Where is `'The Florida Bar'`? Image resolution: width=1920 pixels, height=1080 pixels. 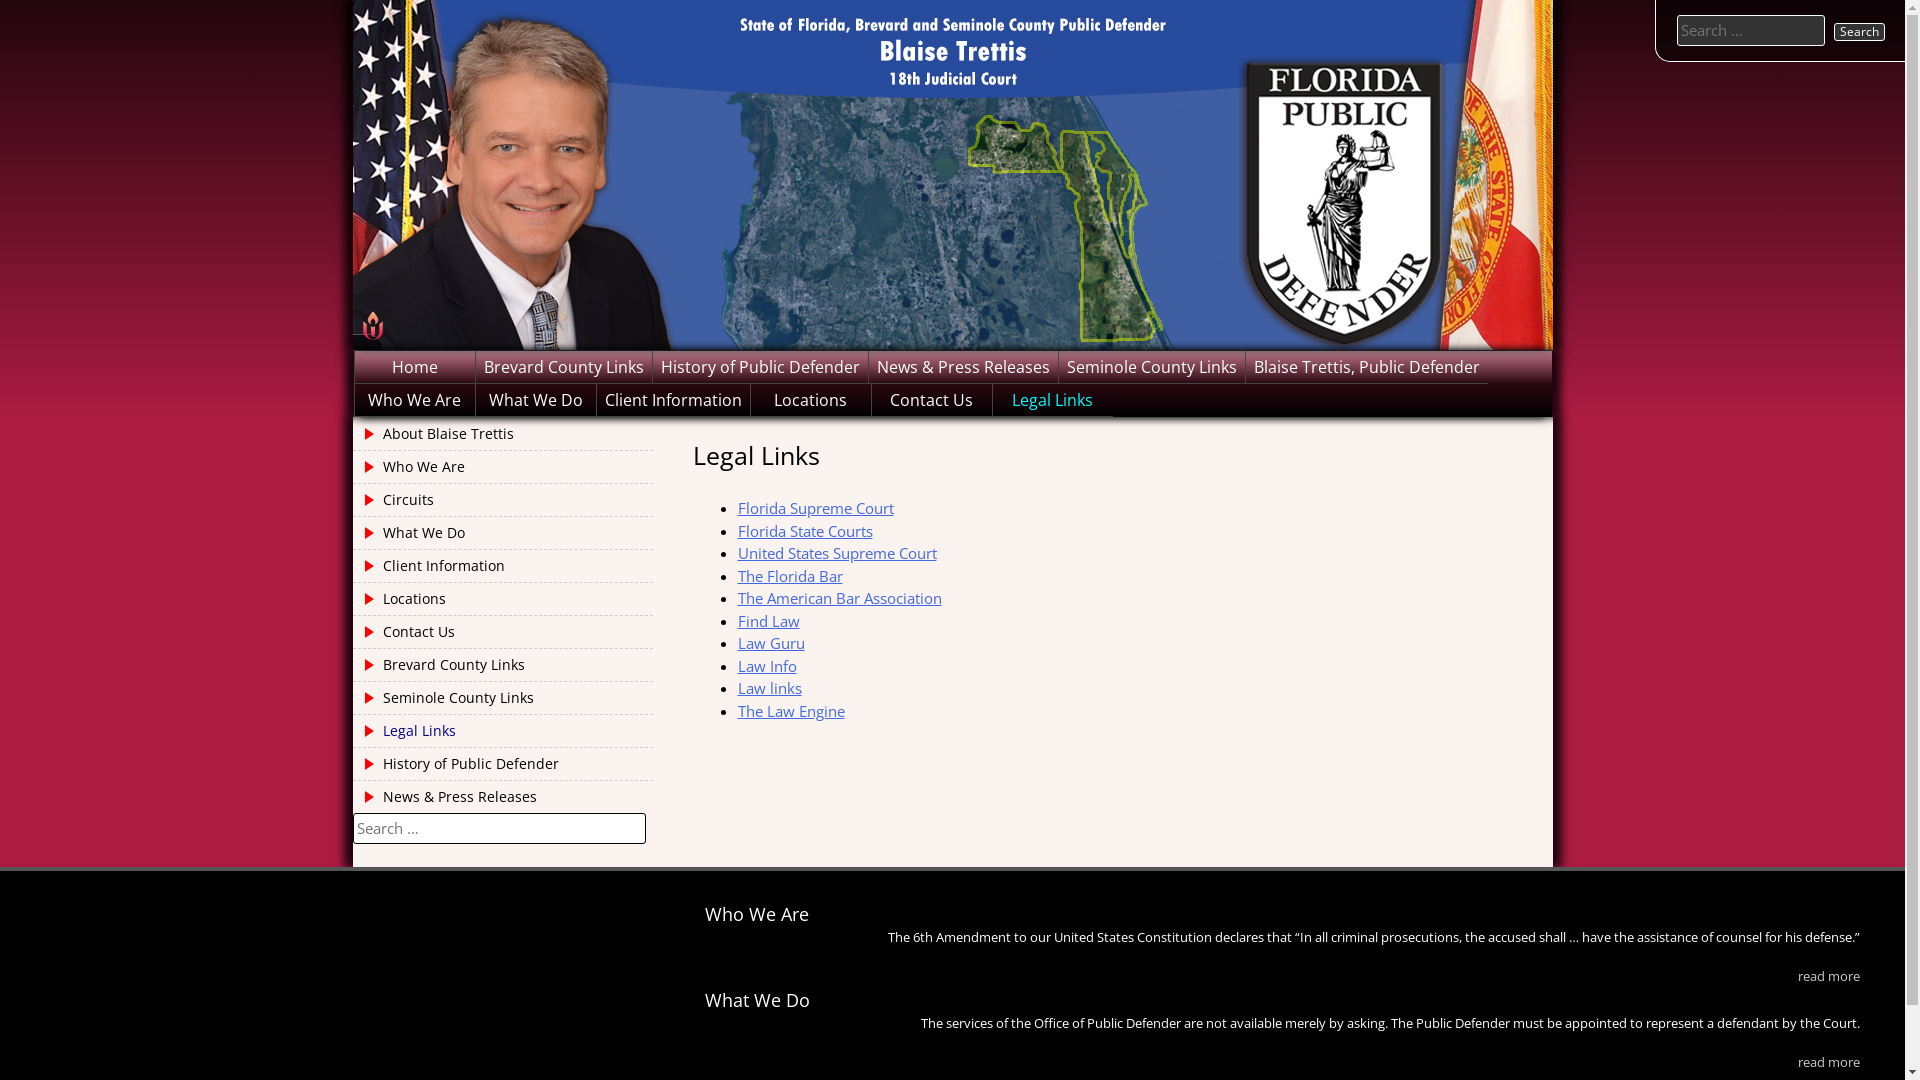 'The Florida Bar' is located at coordinates (789, 575).